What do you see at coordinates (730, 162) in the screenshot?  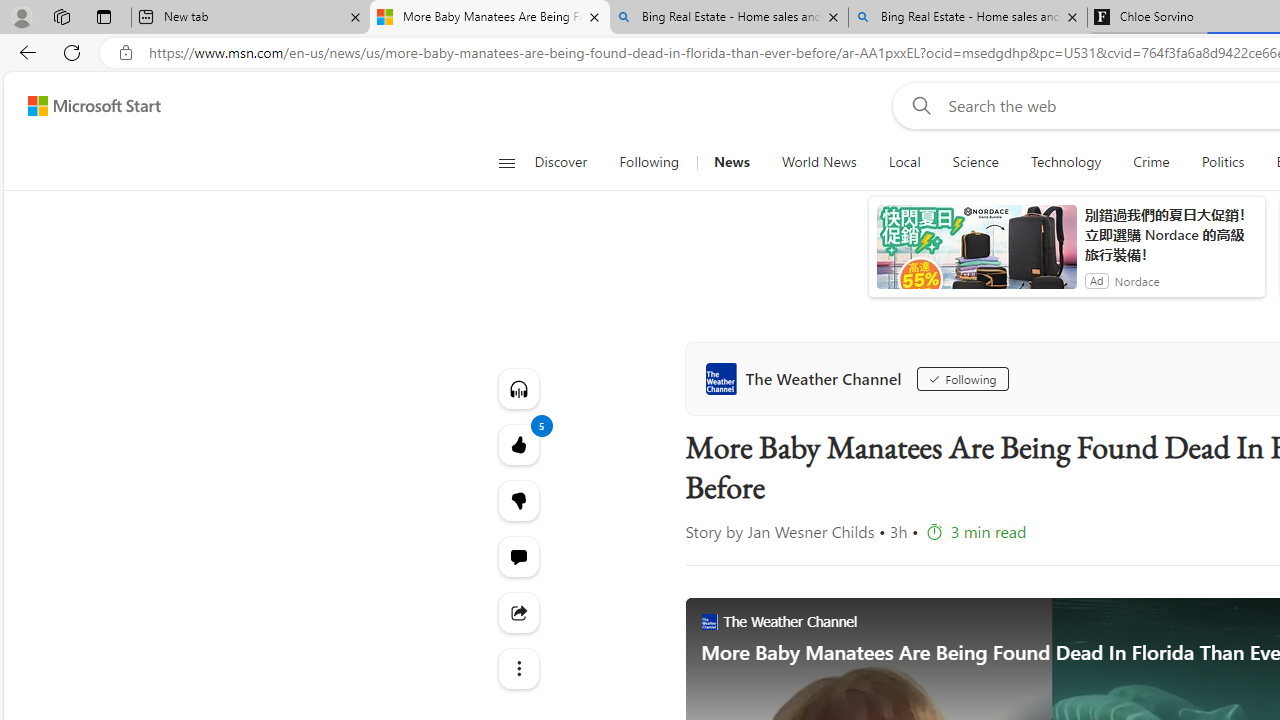 I see `'News'` at bounding box center [730, 162].